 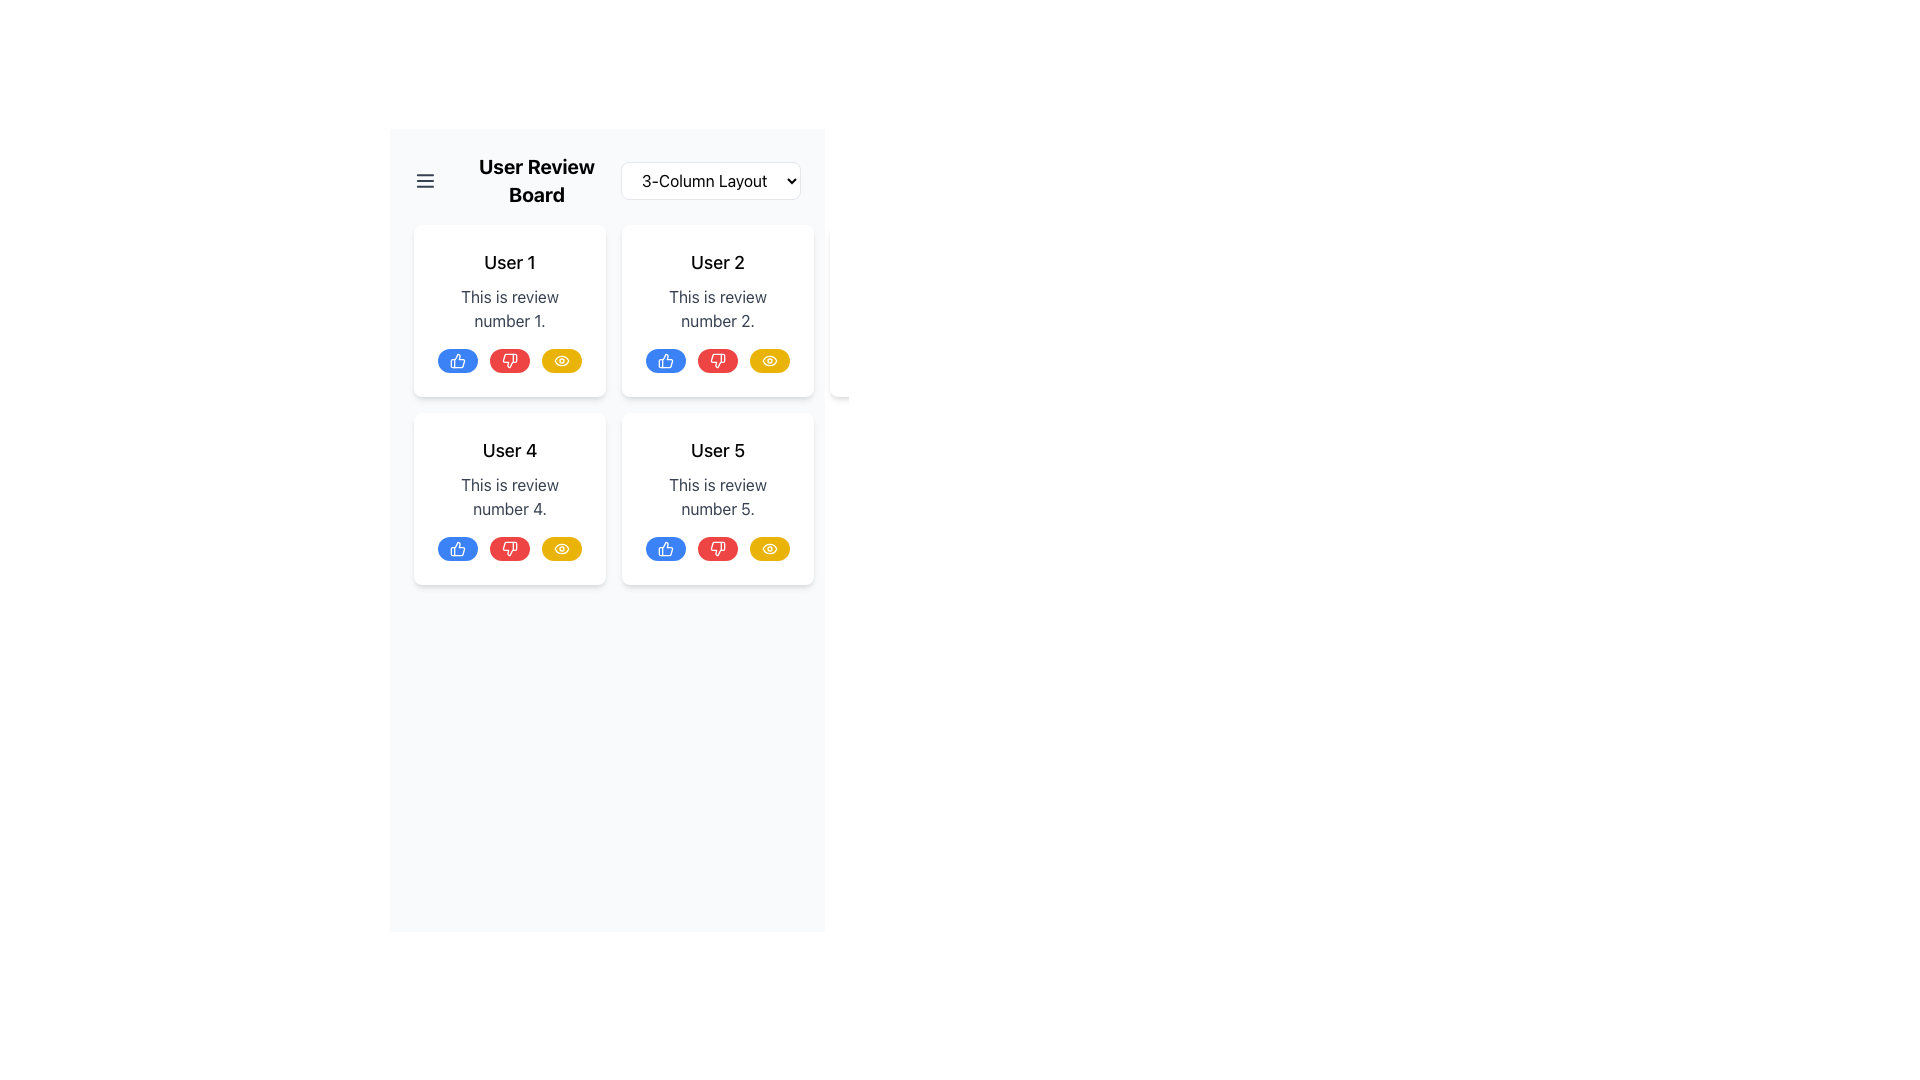 What do you see at coordinates (560, 548) in the screenshot?
I see `the visibility icon button located in the bottom-right section of the 'User 5' card` at bounding box center [560, 548].